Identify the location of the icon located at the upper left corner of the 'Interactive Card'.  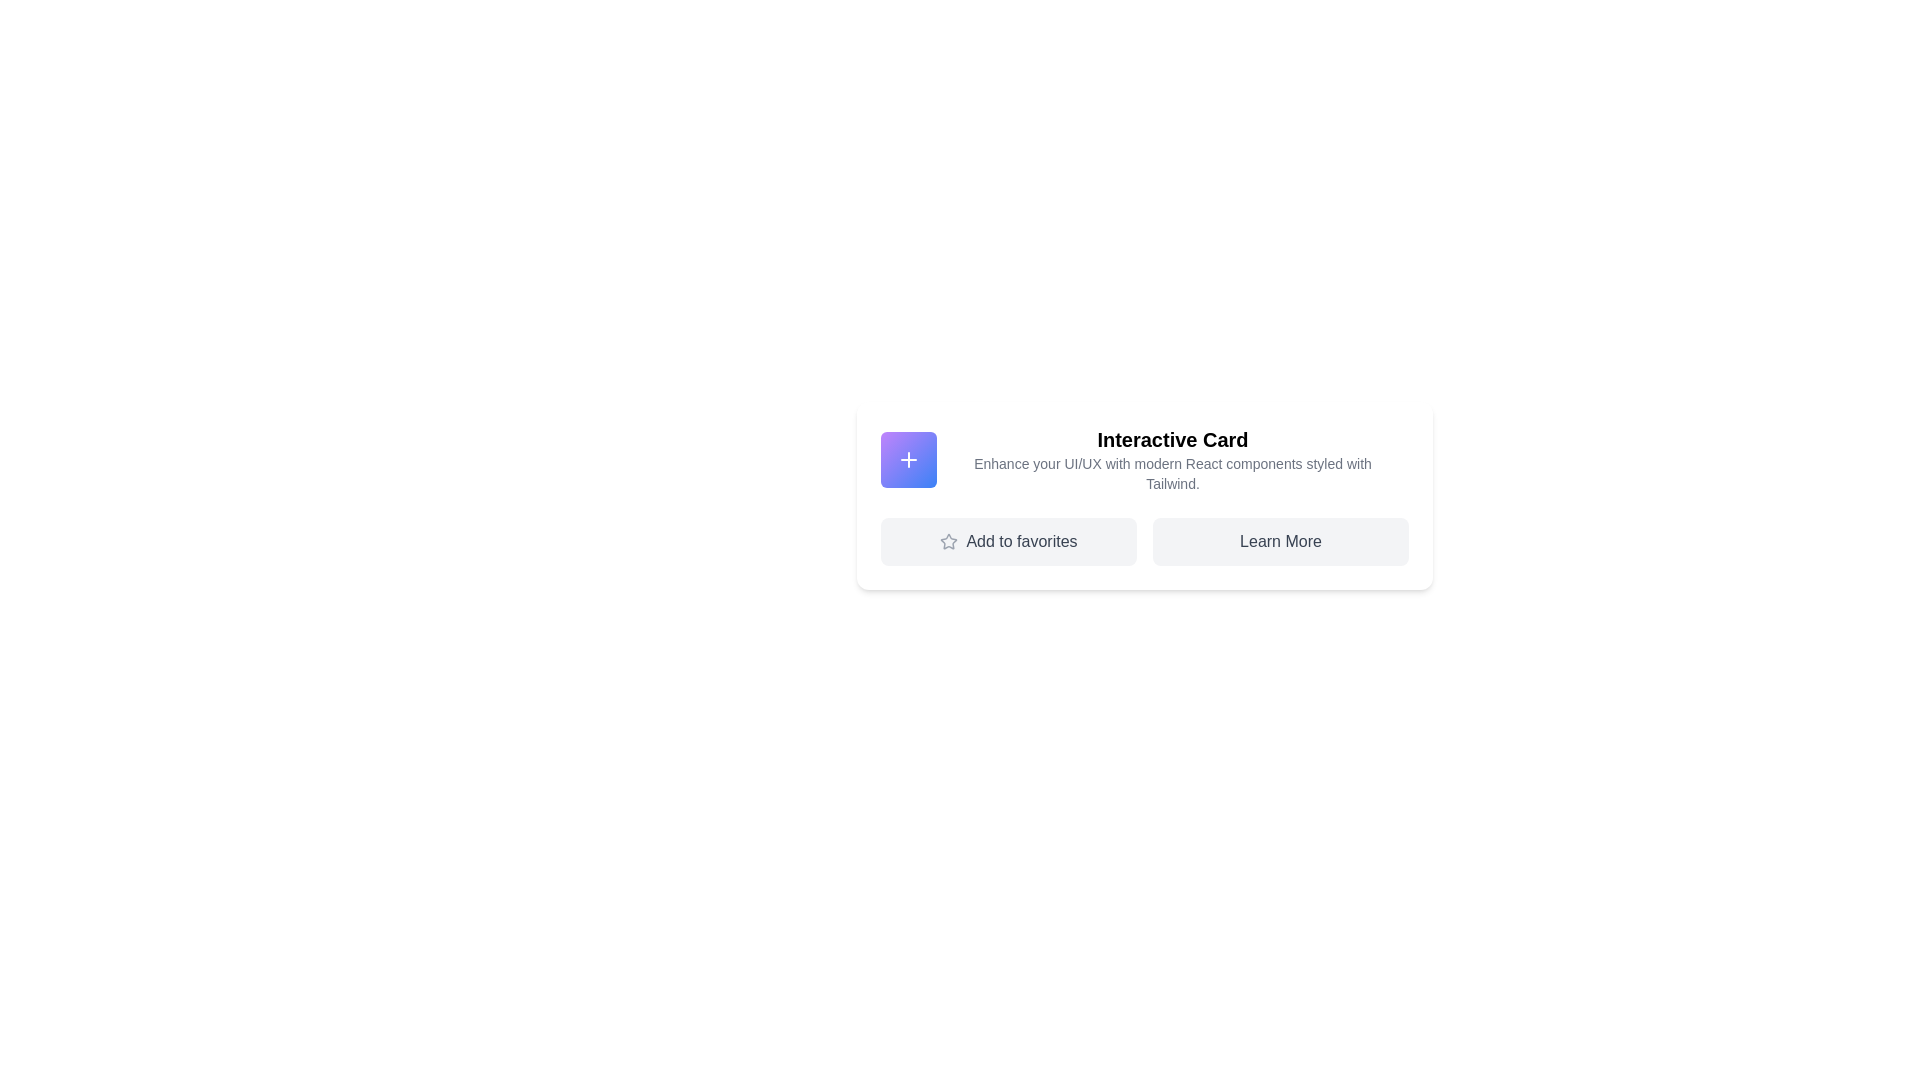
(907, 459).